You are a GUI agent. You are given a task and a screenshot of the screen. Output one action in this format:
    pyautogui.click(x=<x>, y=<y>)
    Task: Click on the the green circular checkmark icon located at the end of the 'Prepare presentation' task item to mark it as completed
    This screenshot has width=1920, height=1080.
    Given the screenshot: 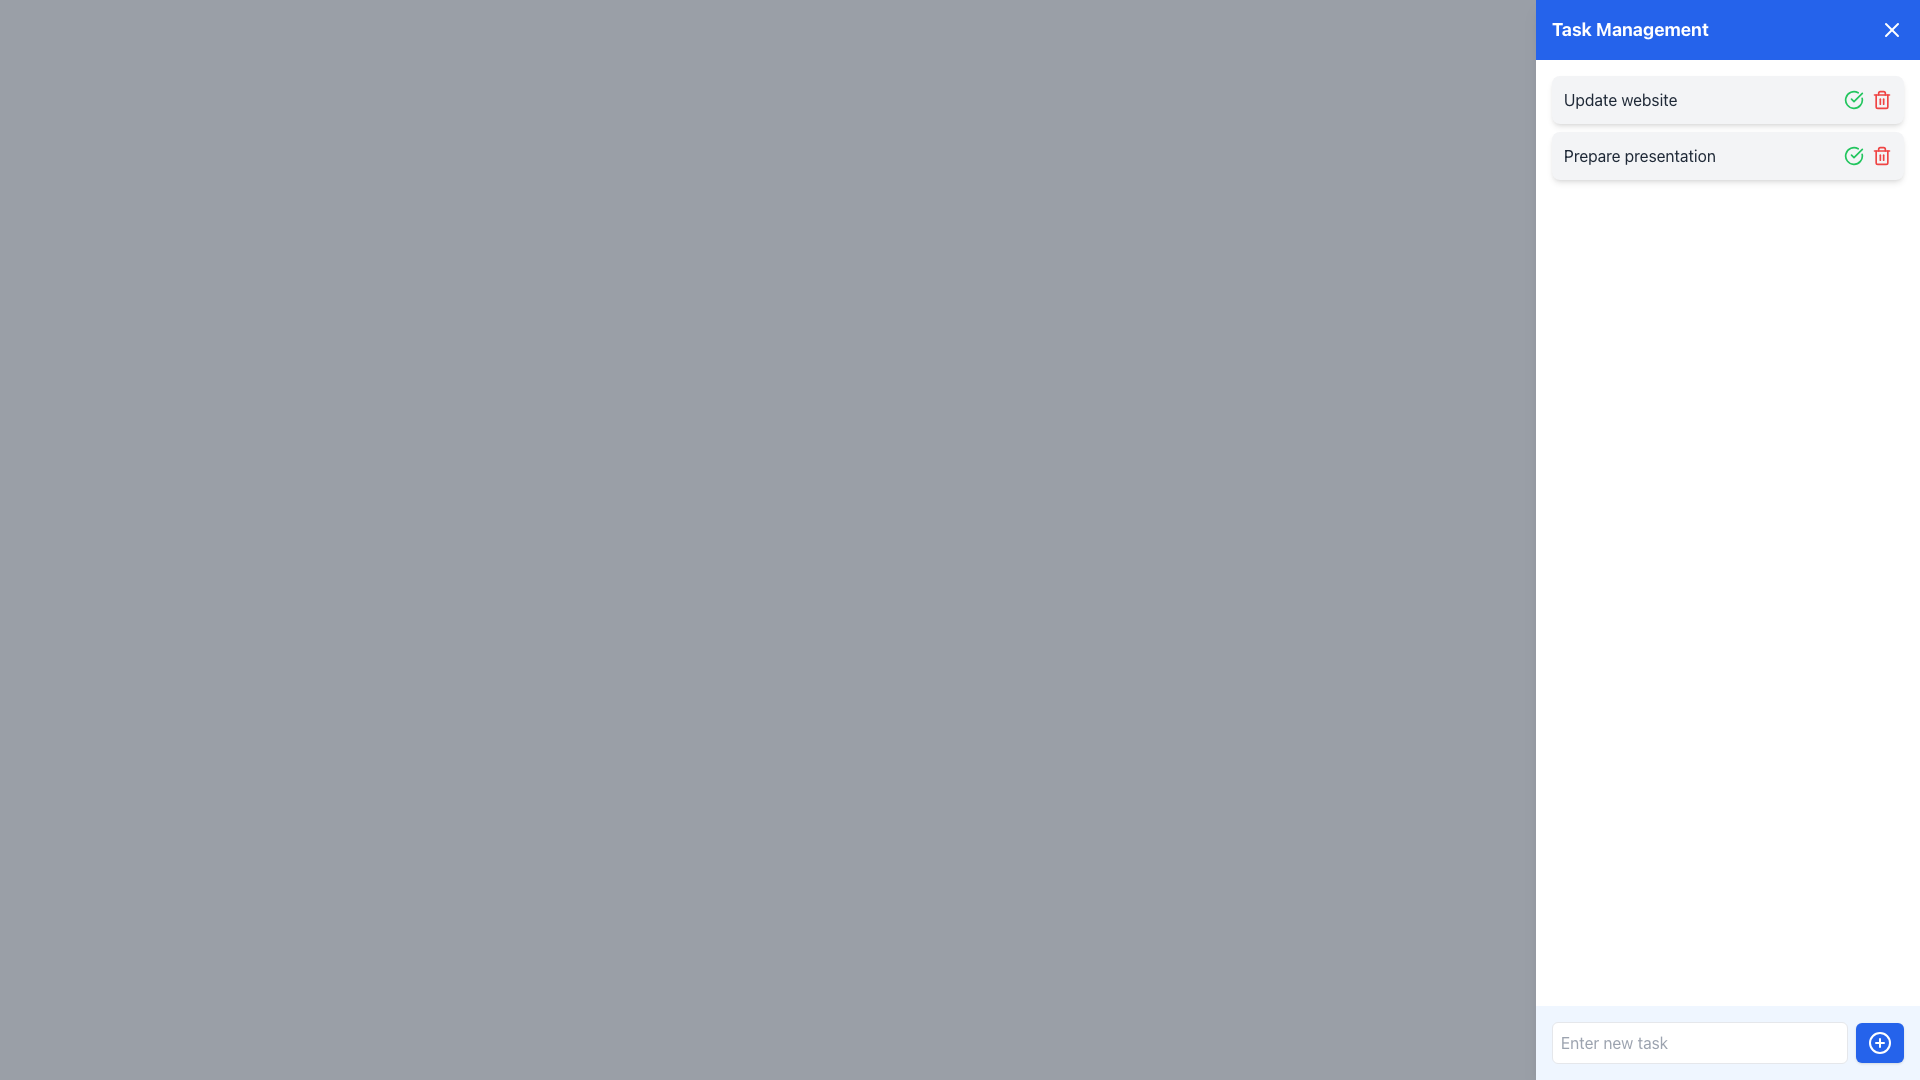 What is the action you would take?
    pyautogui.click(x=1866, y=154)
    